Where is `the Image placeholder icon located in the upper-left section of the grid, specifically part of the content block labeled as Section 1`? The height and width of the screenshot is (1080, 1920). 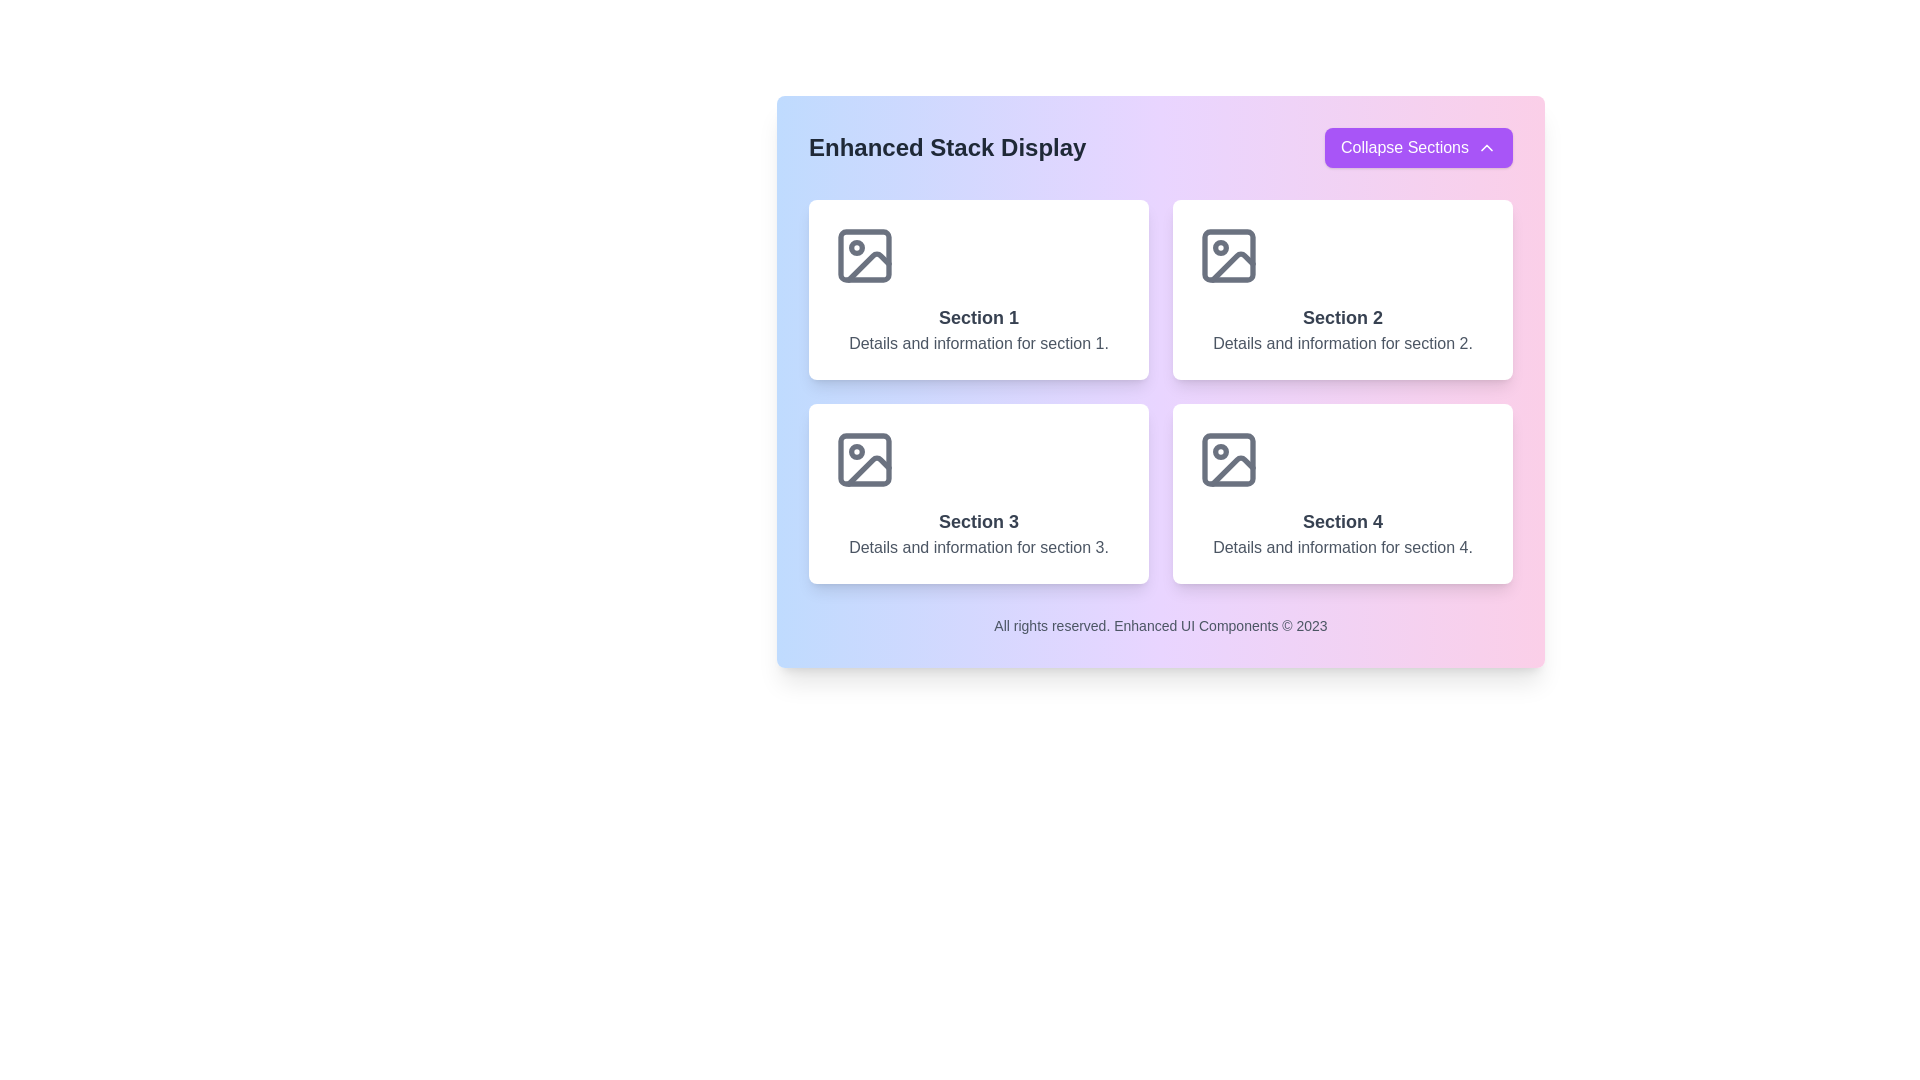 the Image placeholder icon located in the upper-left section of the grid, specifically part of the content block labeled as Section 1 is located at coordinates (864, 254).